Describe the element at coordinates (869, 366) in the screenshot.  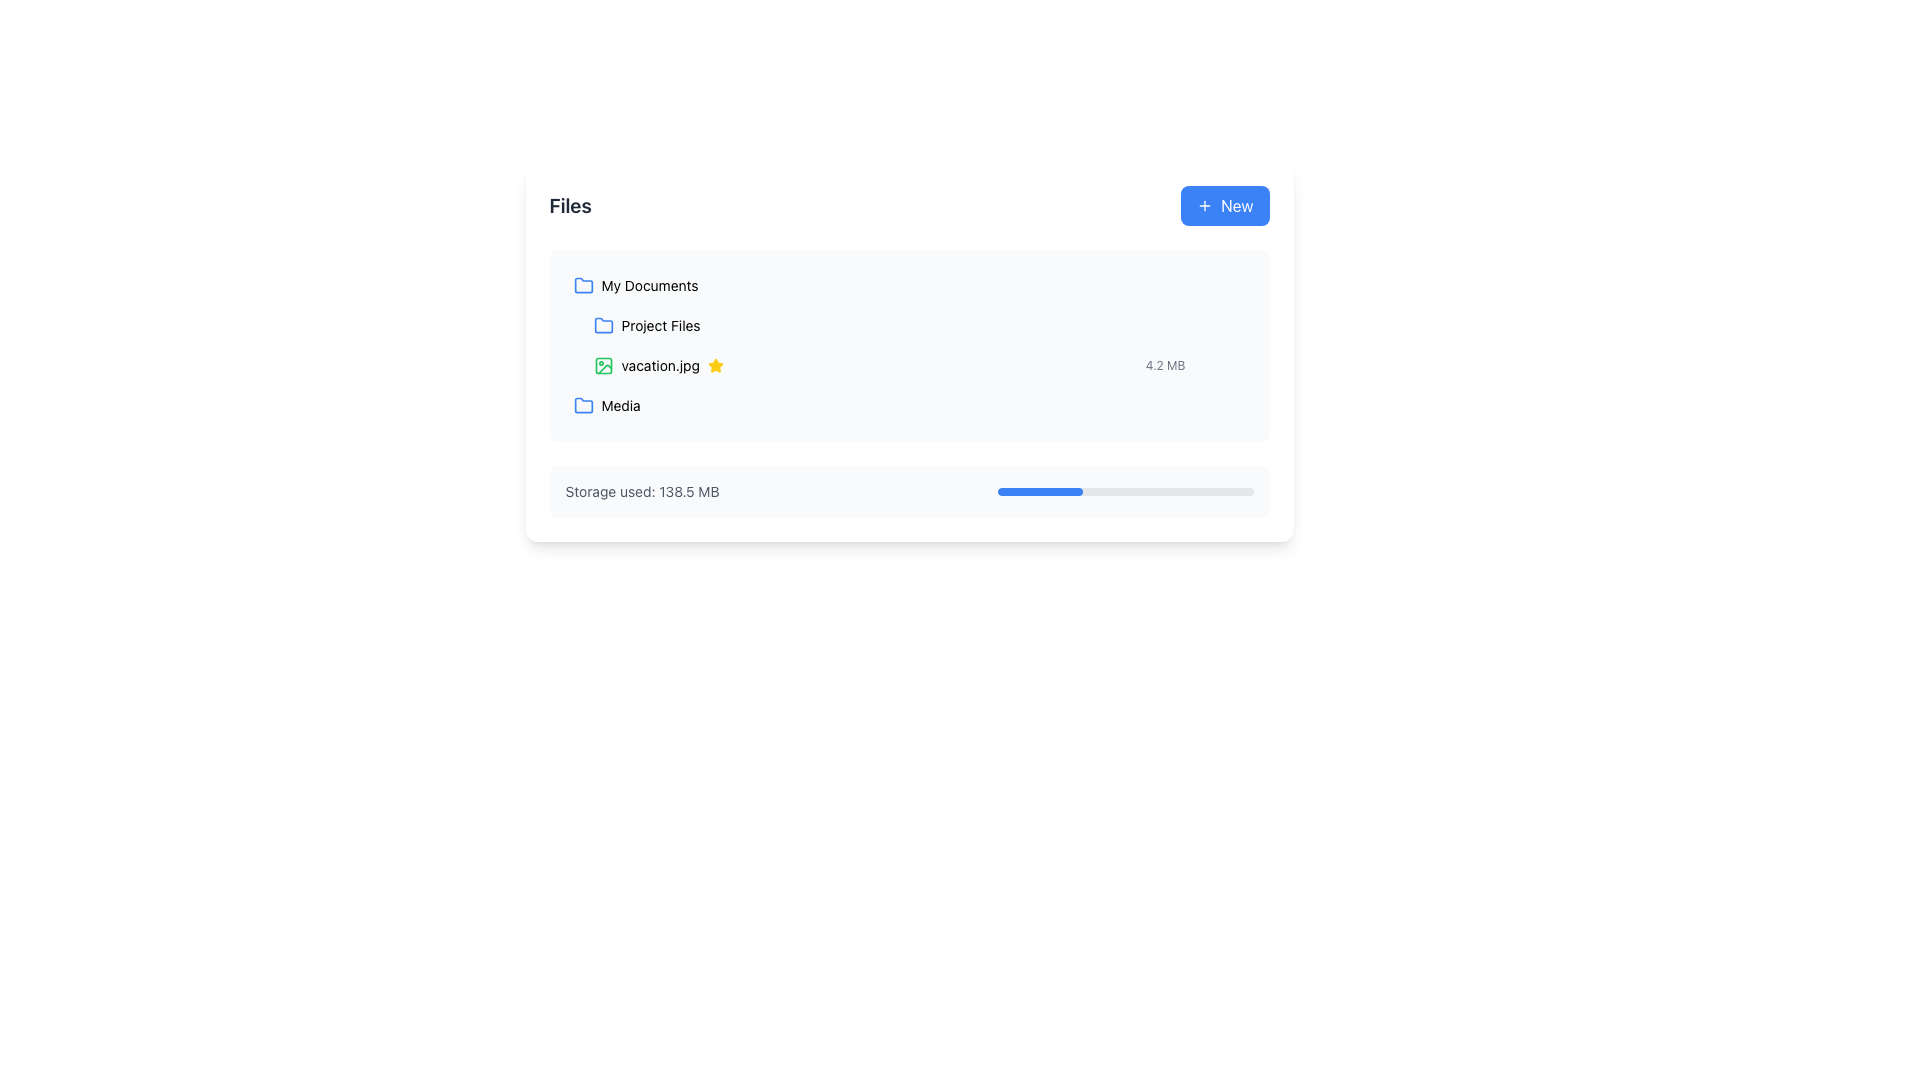
I see `the file list item representing 'vacation.jpg'` at that location.